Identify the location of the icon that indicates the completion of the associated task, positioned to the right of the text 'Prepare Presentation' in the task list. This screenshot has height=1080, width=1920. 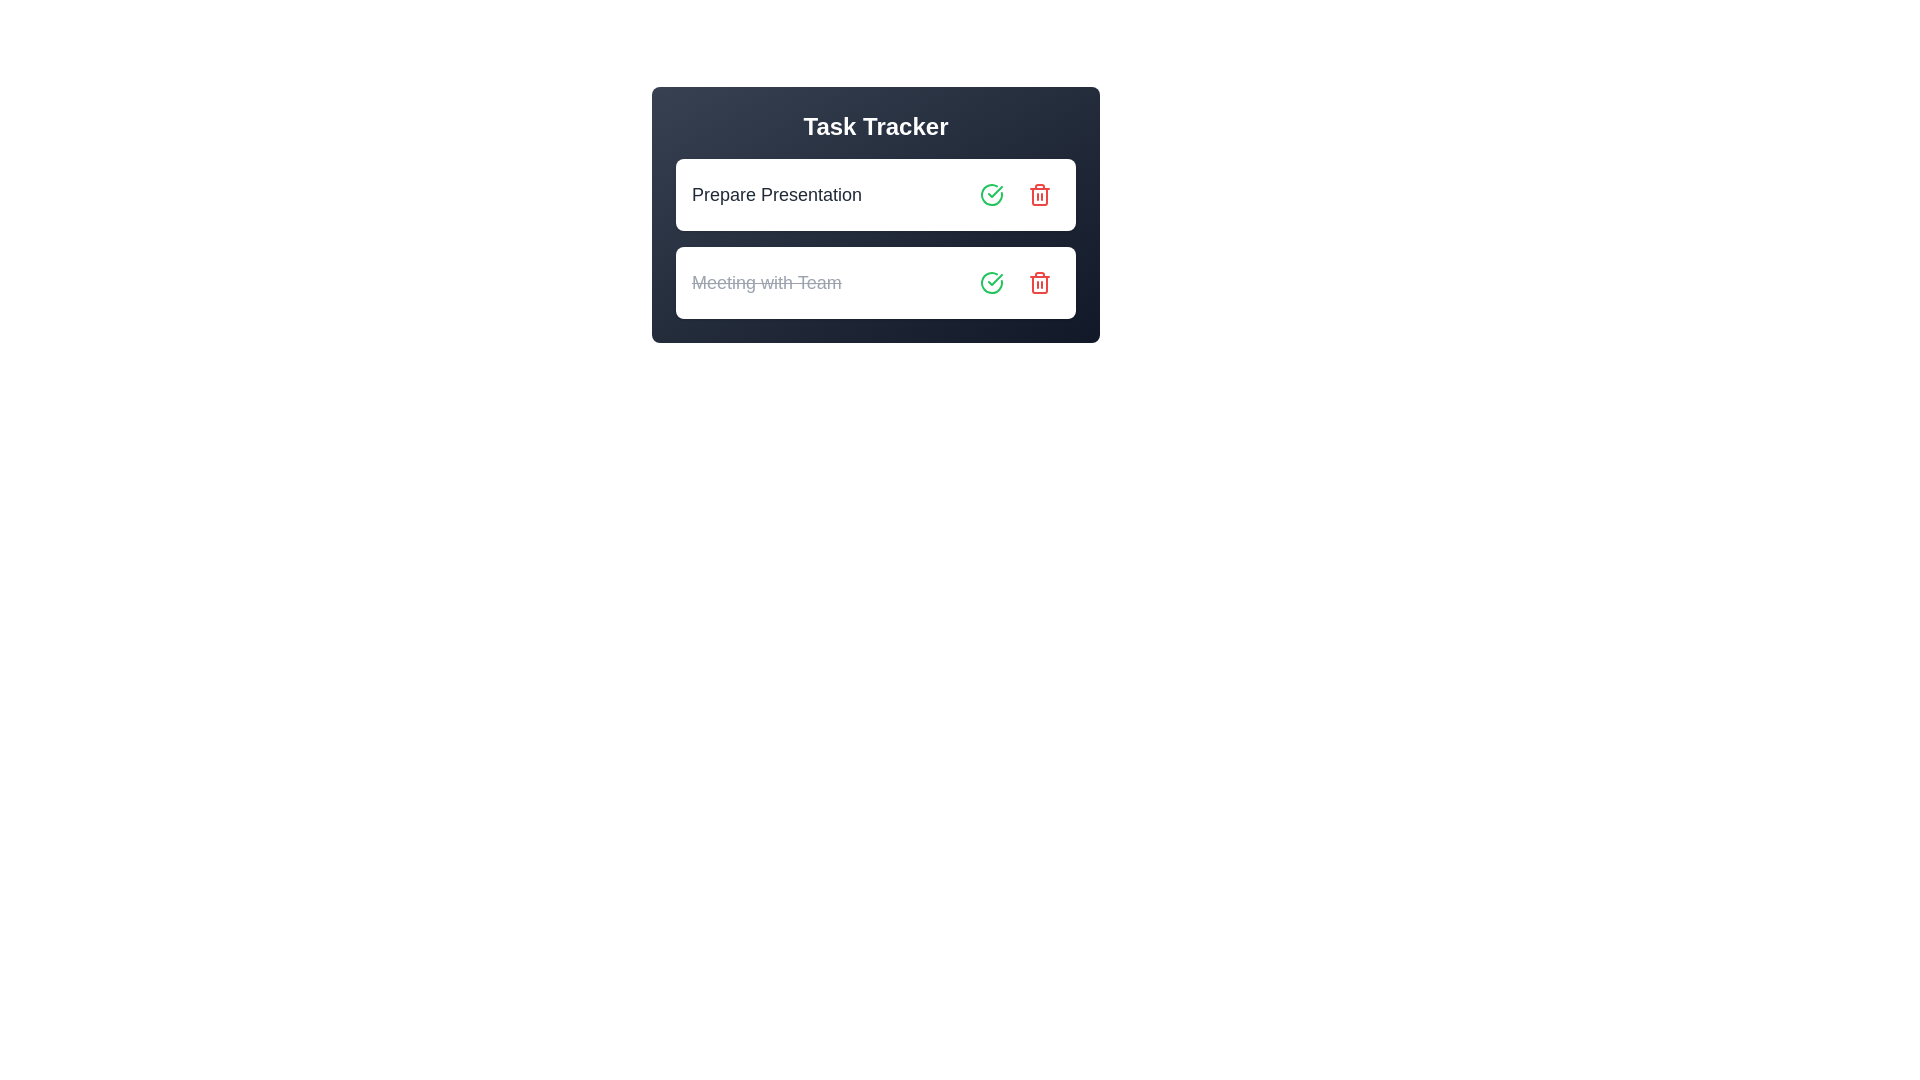
(992, 195).